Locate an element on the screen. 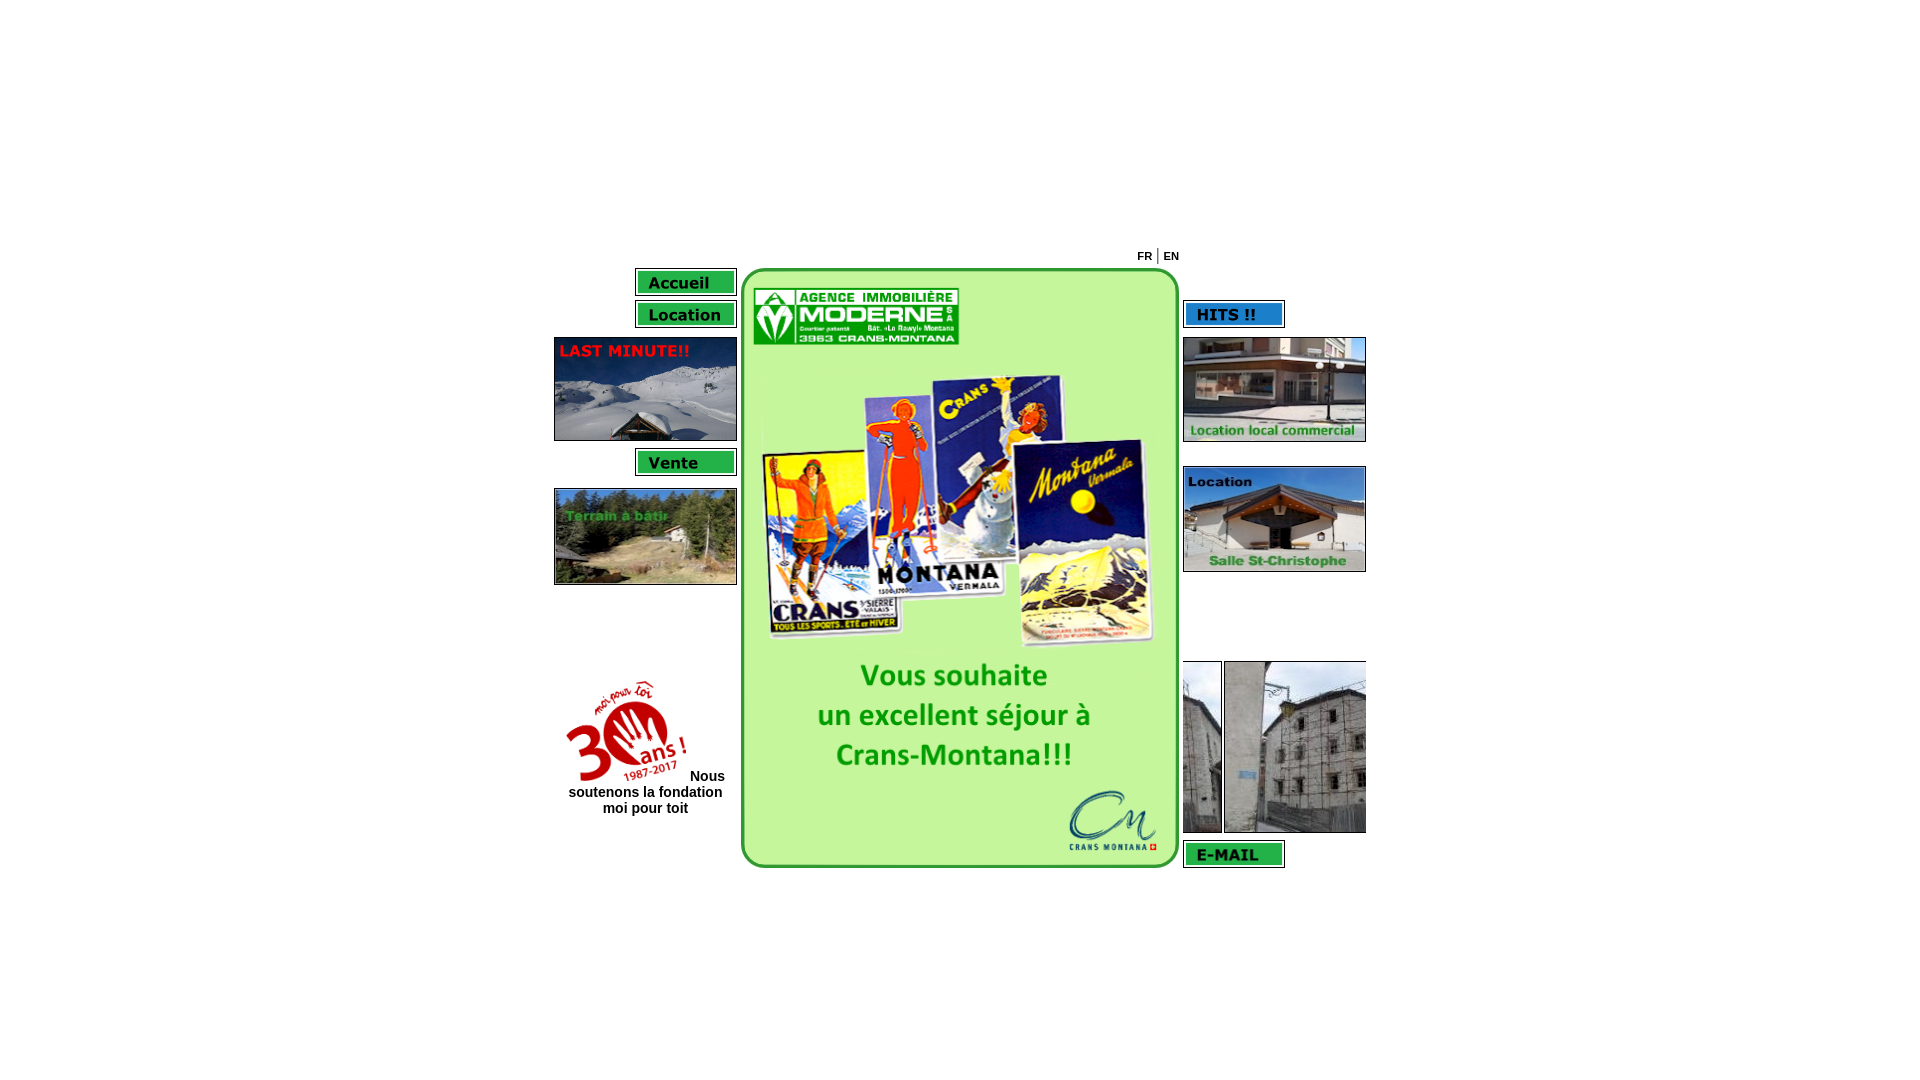  'FR' is located at coordinates (1144, 254).